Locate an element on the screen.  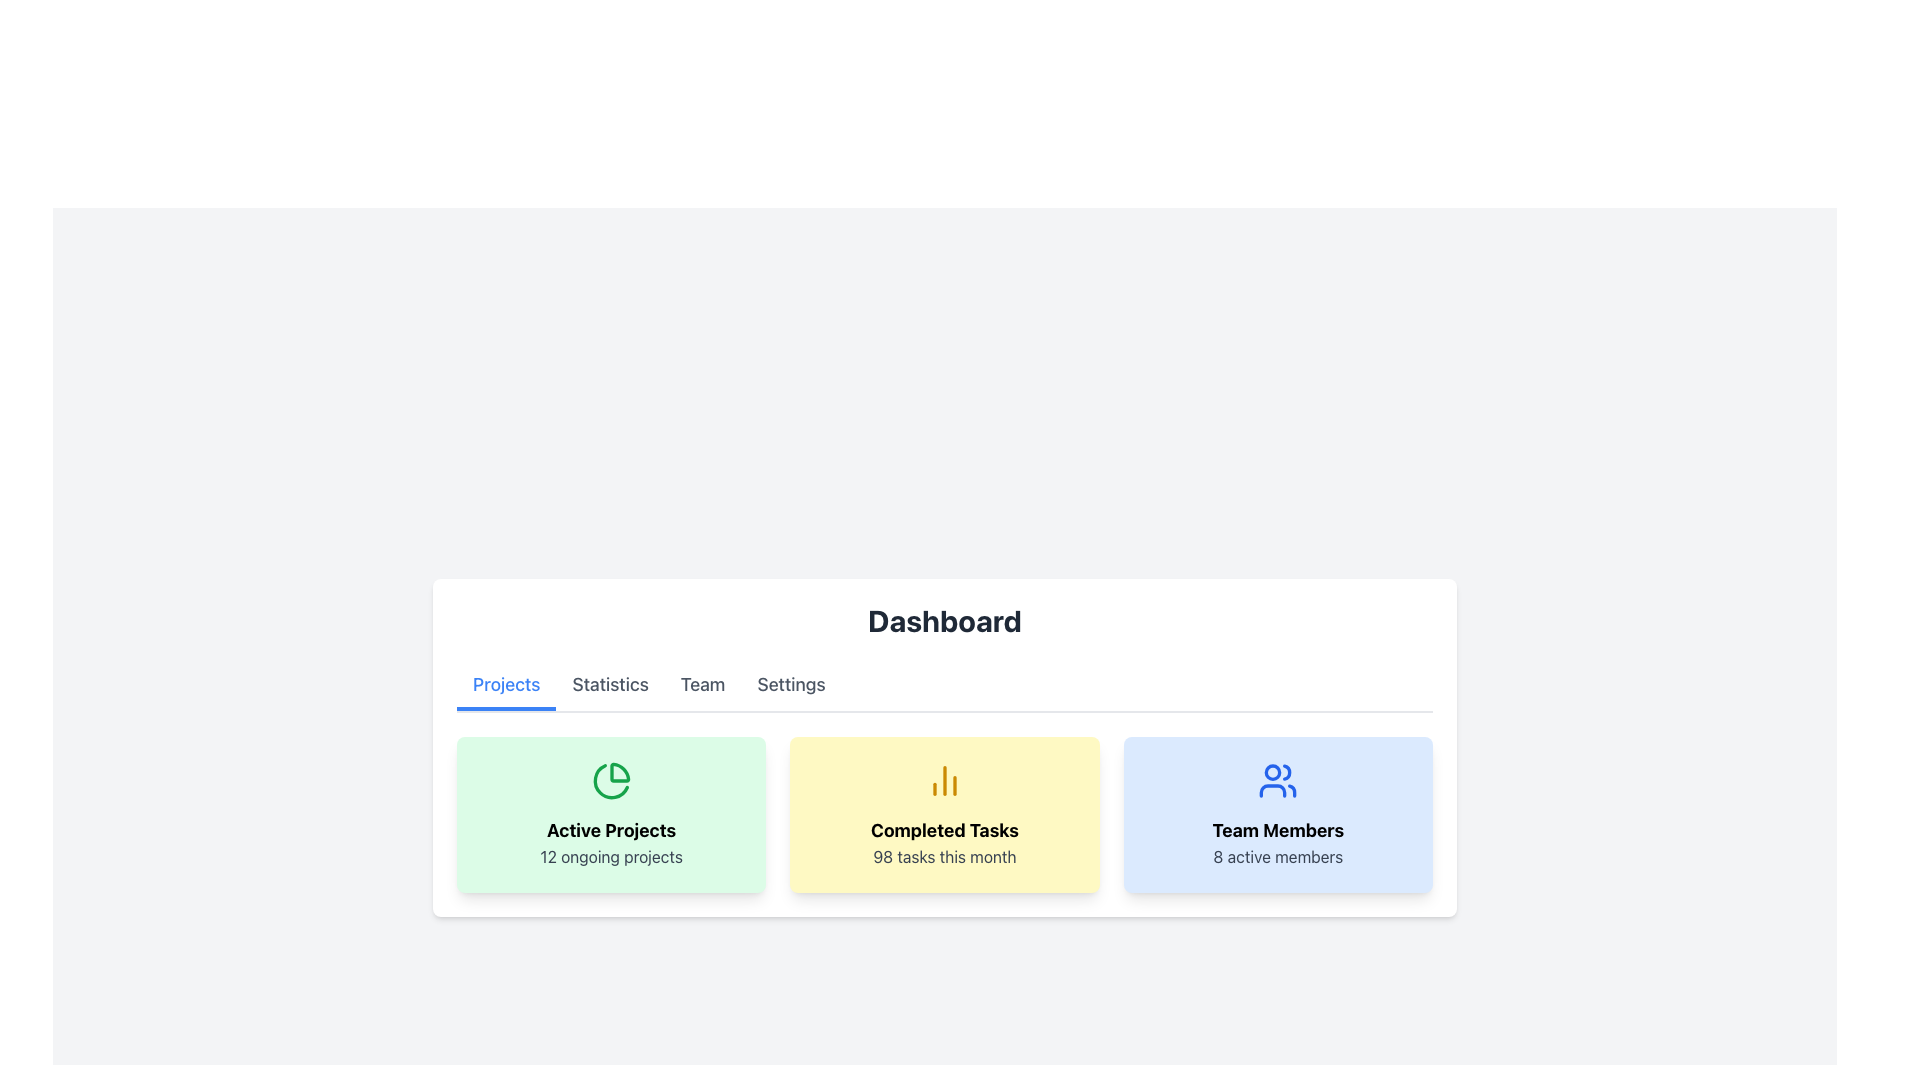
text label that summarizes the number of completed tasks for the month, located in the center yellow card below the bar chart icon is located at coordinates (944, 830).